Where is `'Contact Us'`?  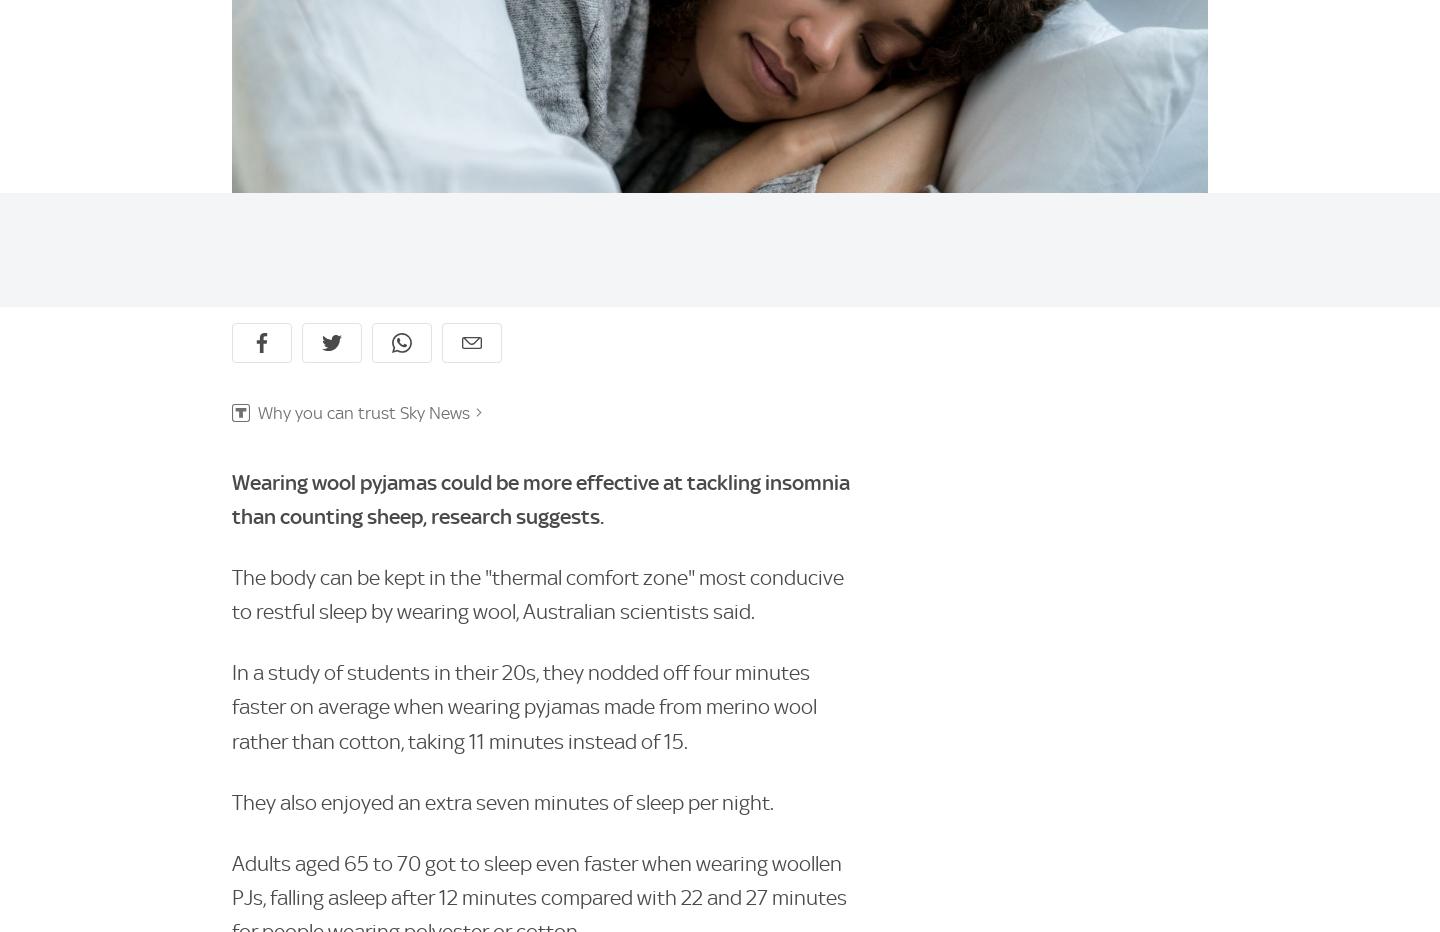
'Contact Us' is located at coordinates (866, 905).